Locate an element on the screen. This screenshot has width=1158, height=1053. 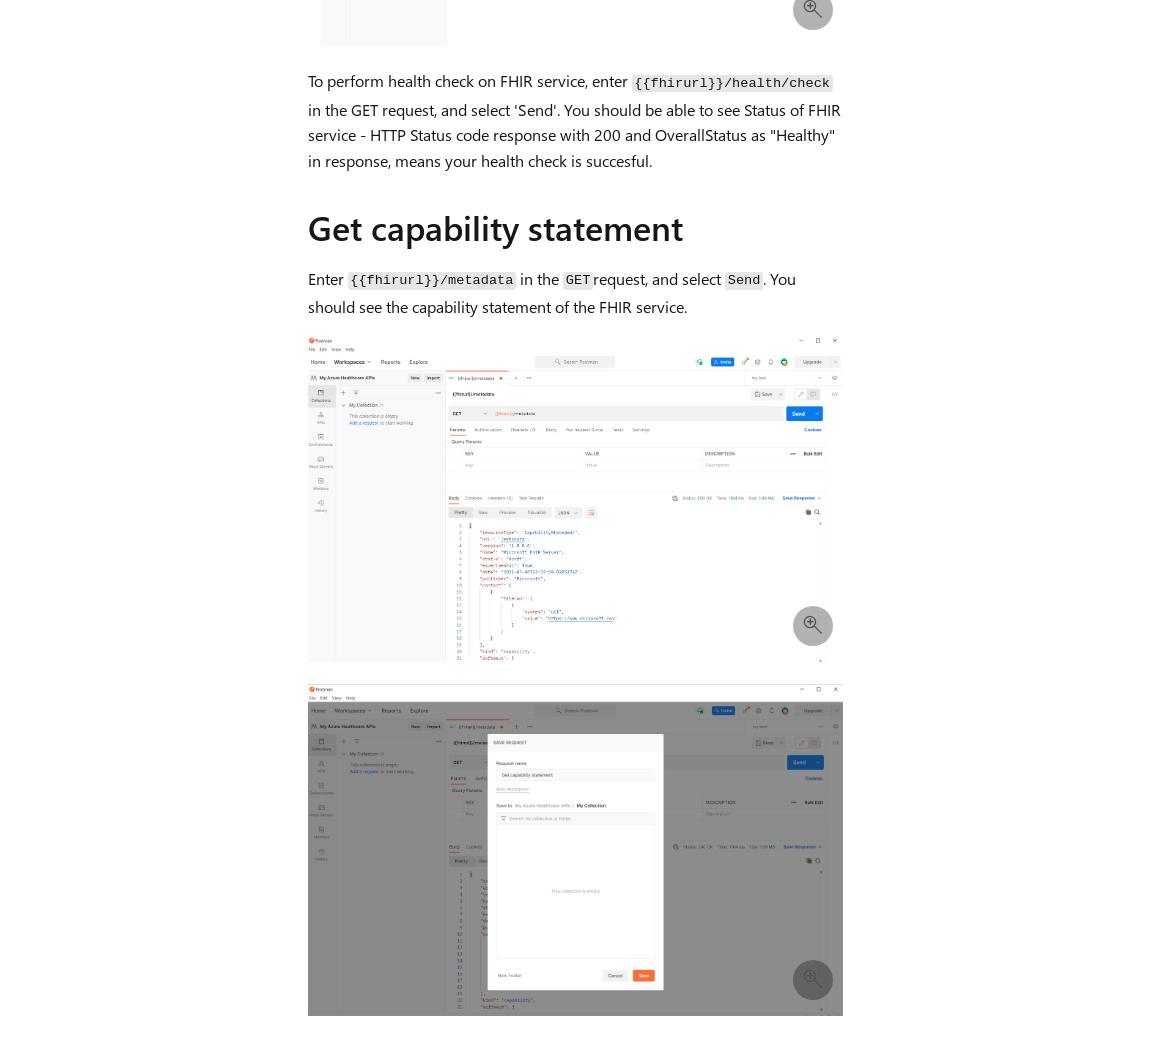
'Enter' is located at coordinates (327, 276).